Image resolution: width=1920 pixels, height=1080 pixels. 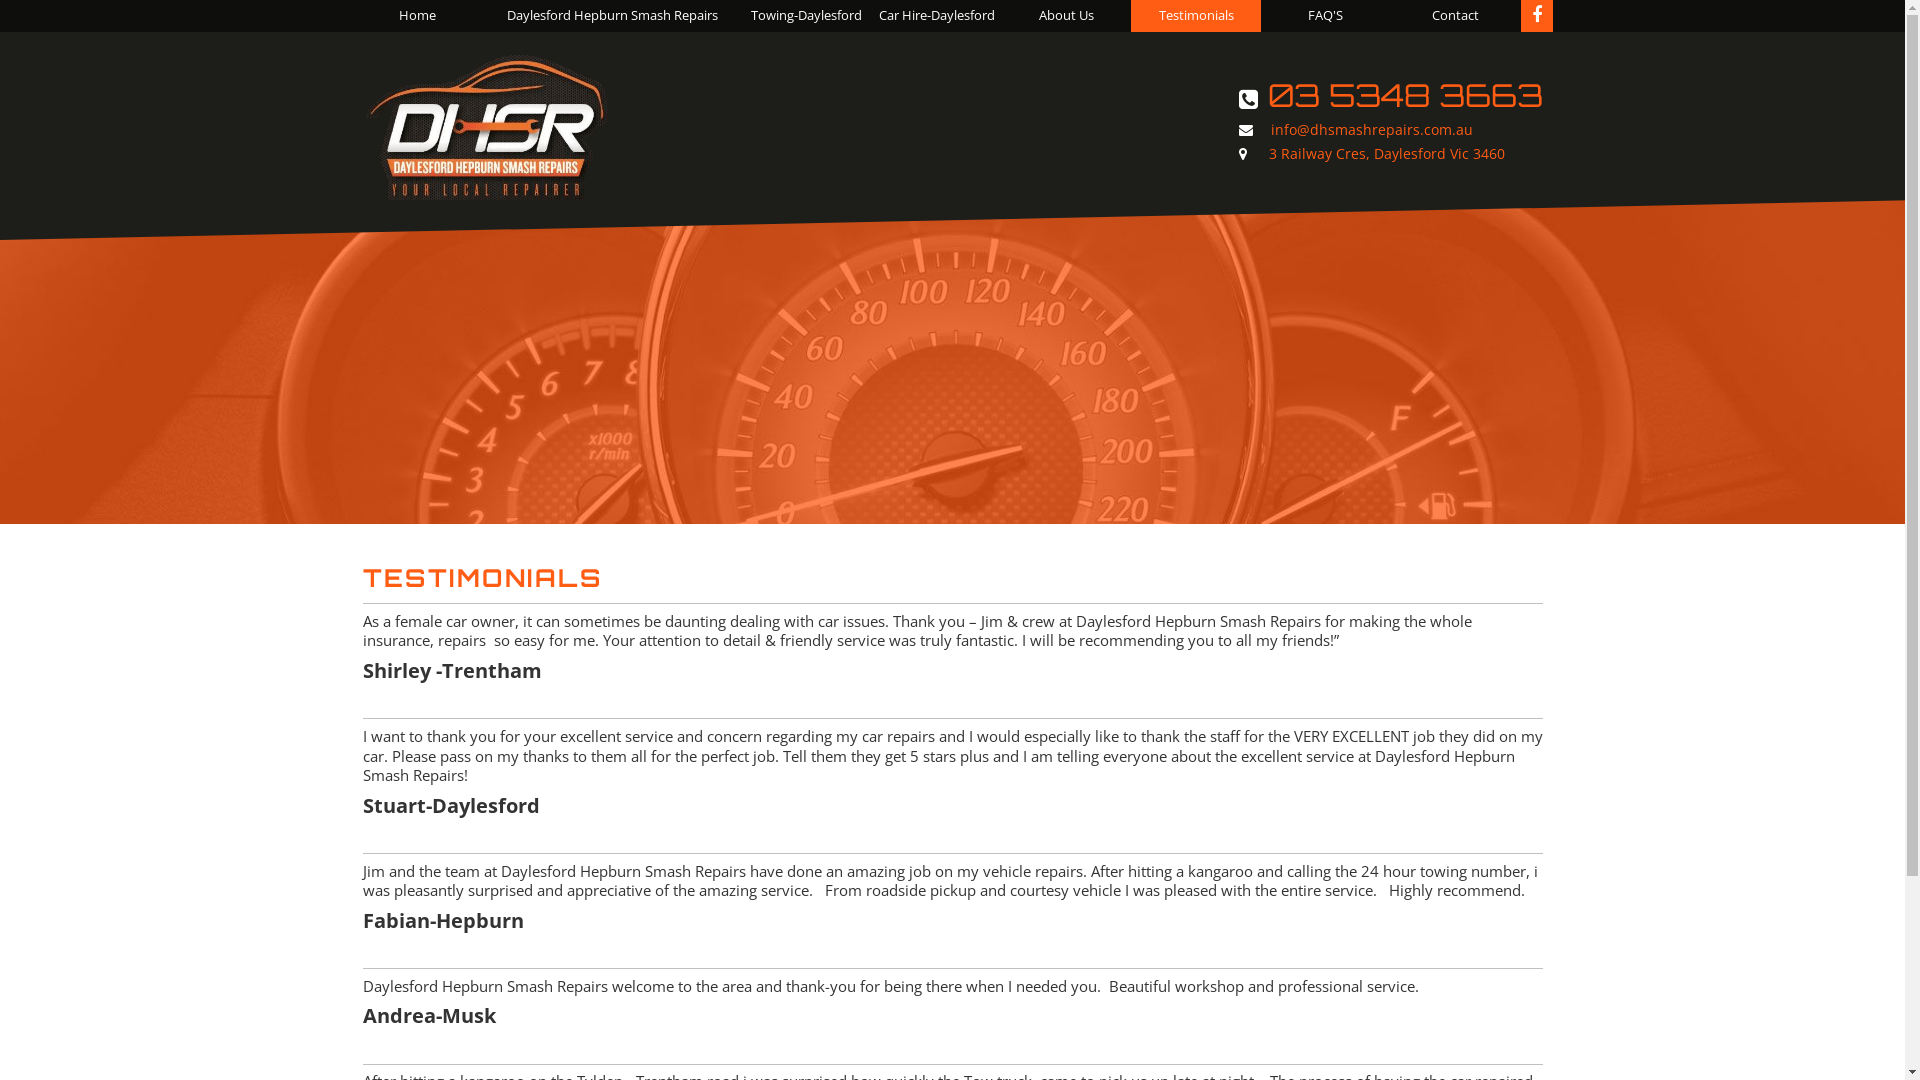 I want to click on 'Towing-Daylesford', so click(x=741, y=15).